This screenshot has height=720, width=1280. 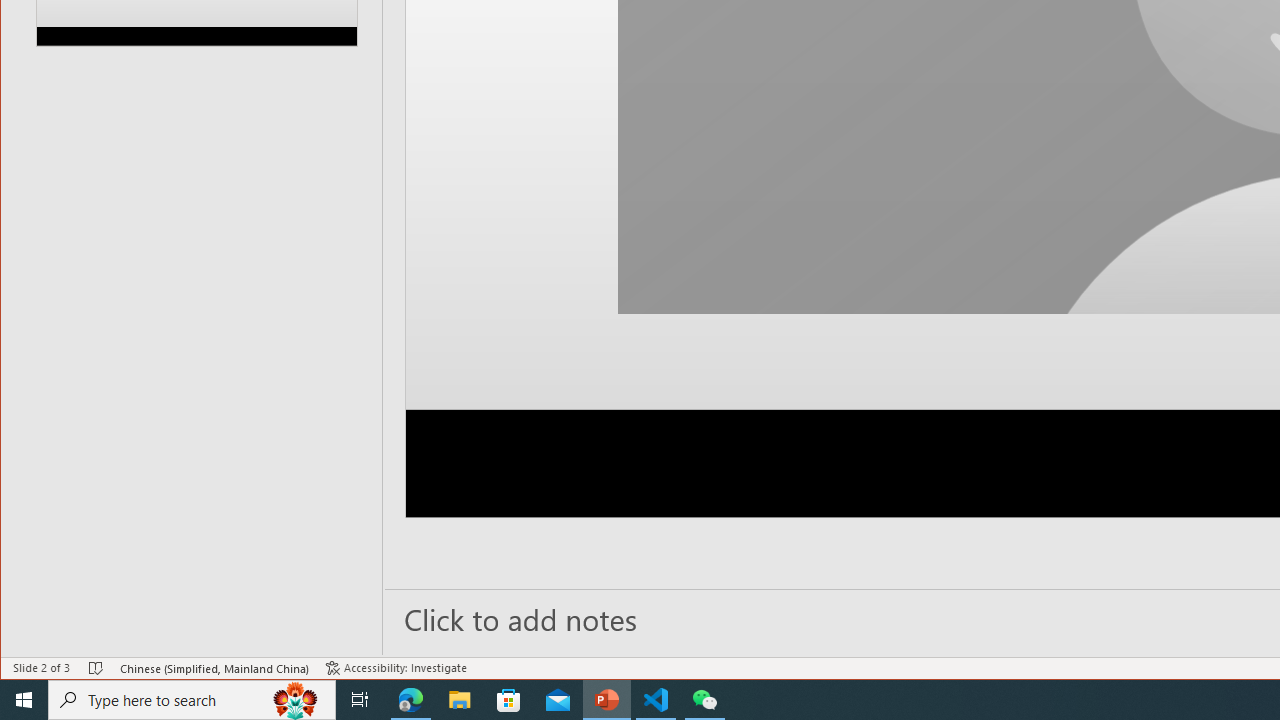 I want to click on 'Microsoft Store', so click(x=509, y=698).